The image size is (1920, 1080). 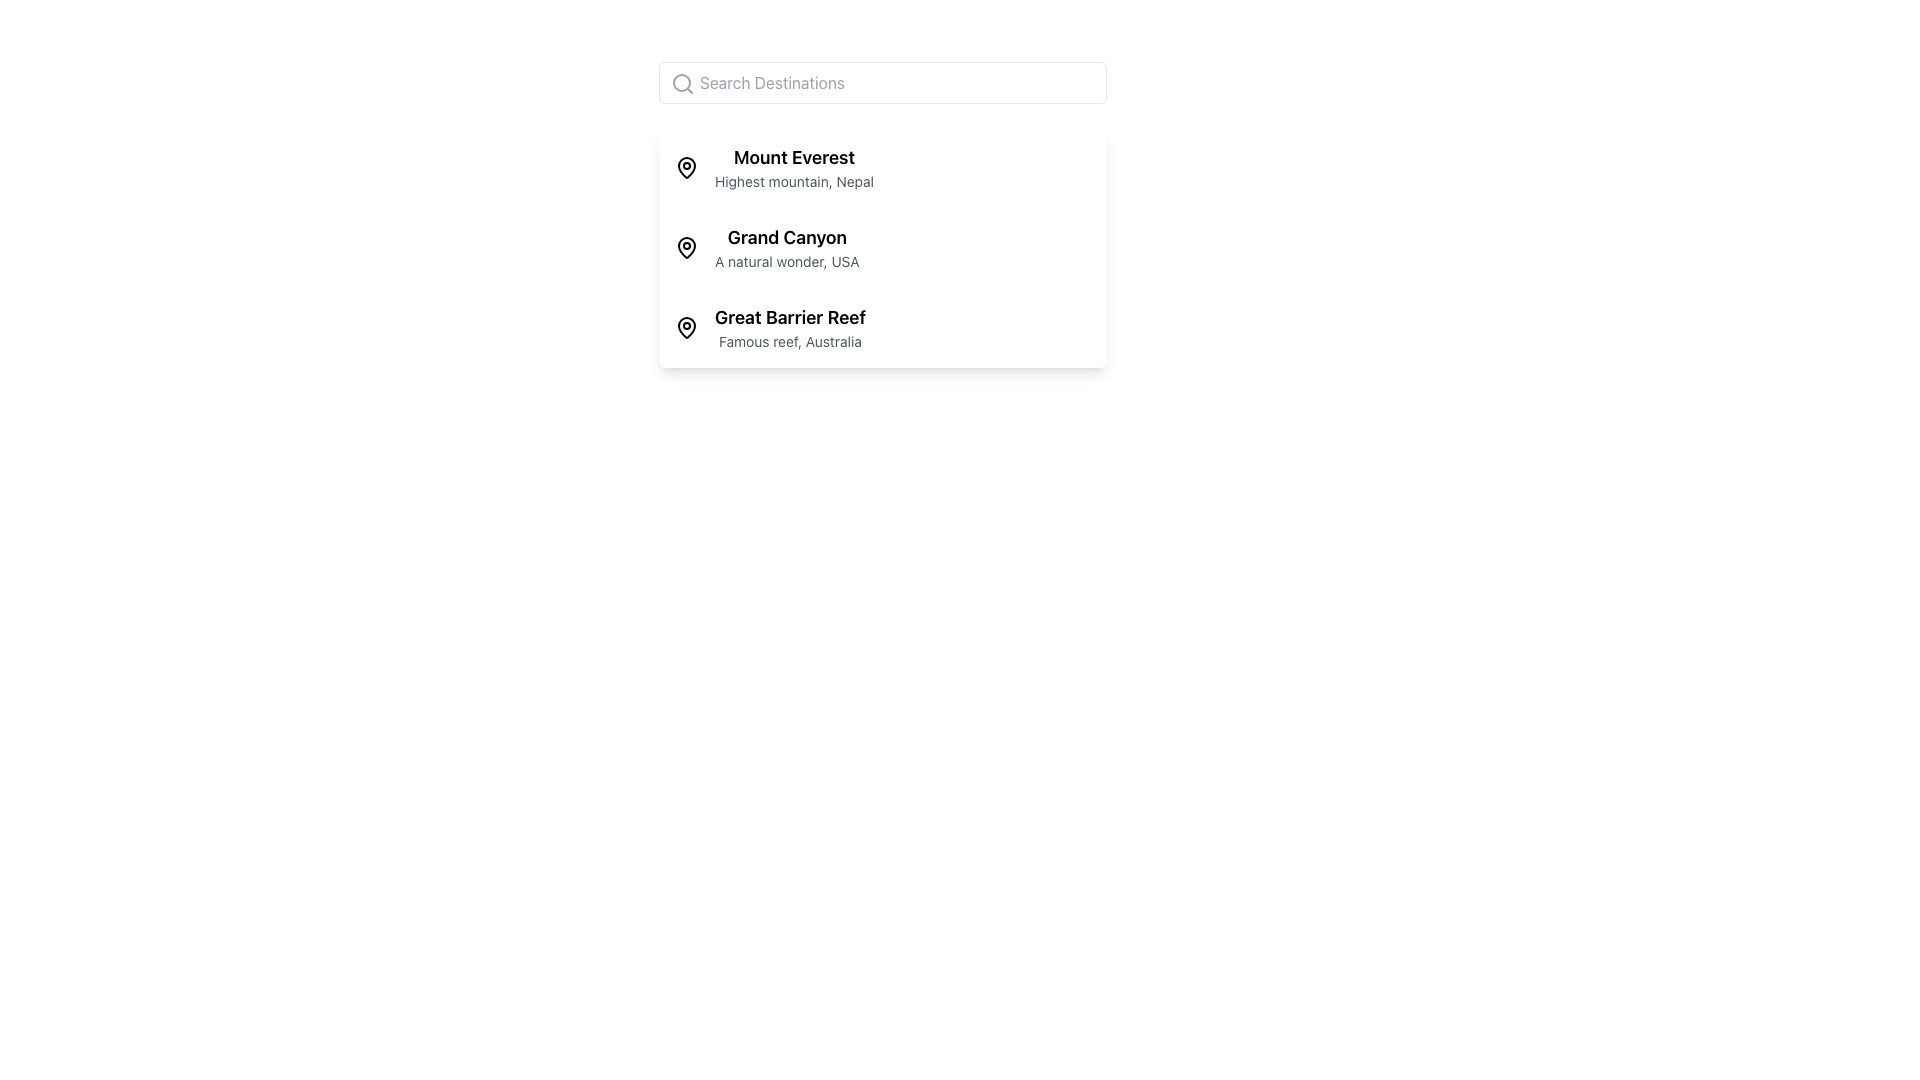 What do you see at coordinates (786, 261) in the screenshot?
I see `the text label reading 'A natural wonder, USA', which is styled in gray and positioned beneath the title 'Grand Canyon' in the search results layout` at bounding box center [786, 261].